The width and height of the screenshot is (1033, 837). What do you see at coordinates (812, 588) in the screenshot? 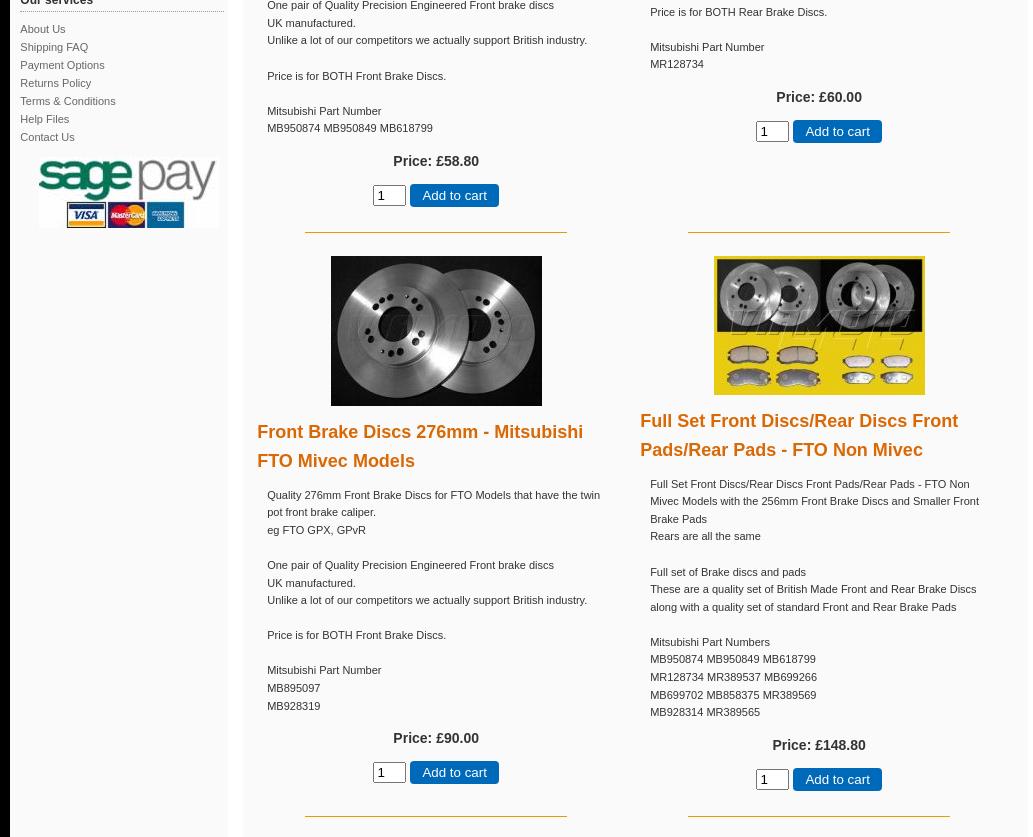
I see `'These are a quality set of British Made Front and Rear Brake Discs'` at bounding box center [812, 588].